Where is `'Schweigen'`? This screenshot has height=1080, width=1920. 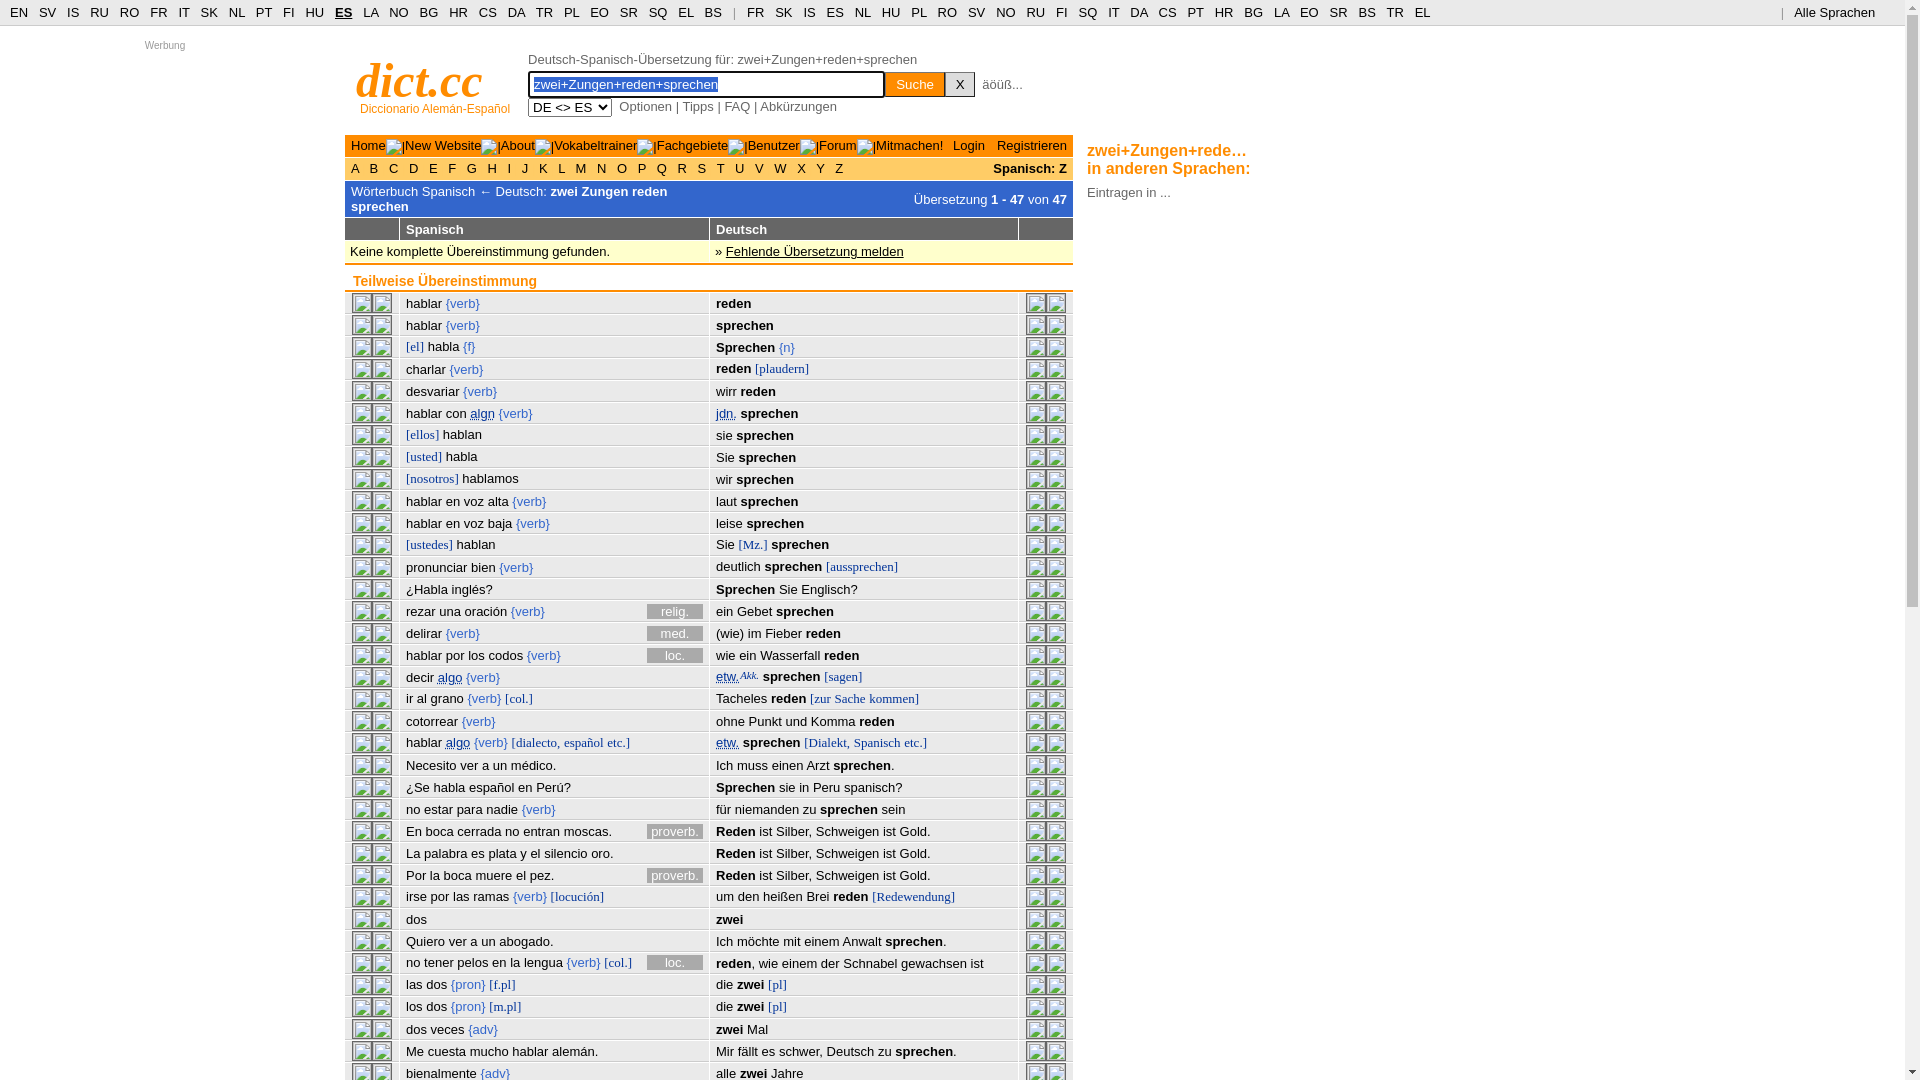
'Schweigen' is located at coordinates (848, 853).